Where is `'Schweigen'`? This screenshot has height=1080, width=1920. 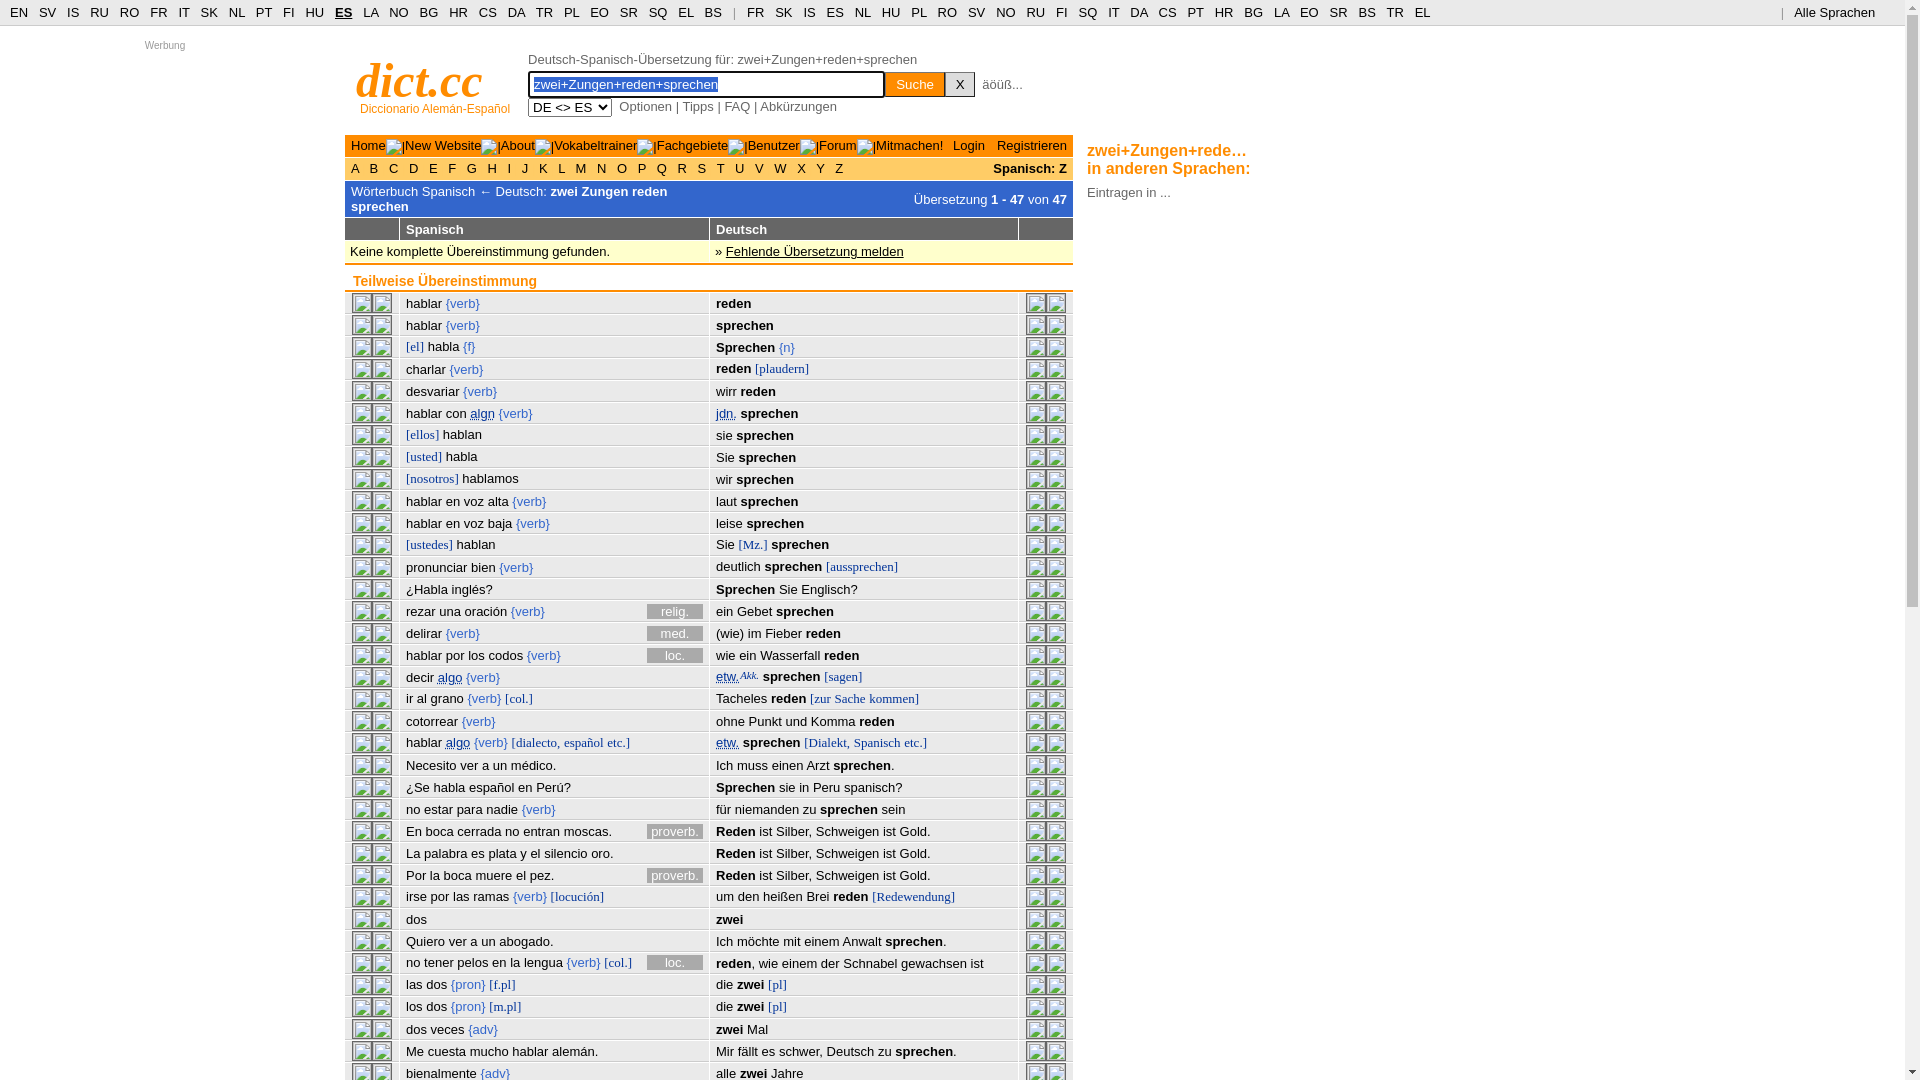
'Schweigen' is located at coordinates (848, 853).